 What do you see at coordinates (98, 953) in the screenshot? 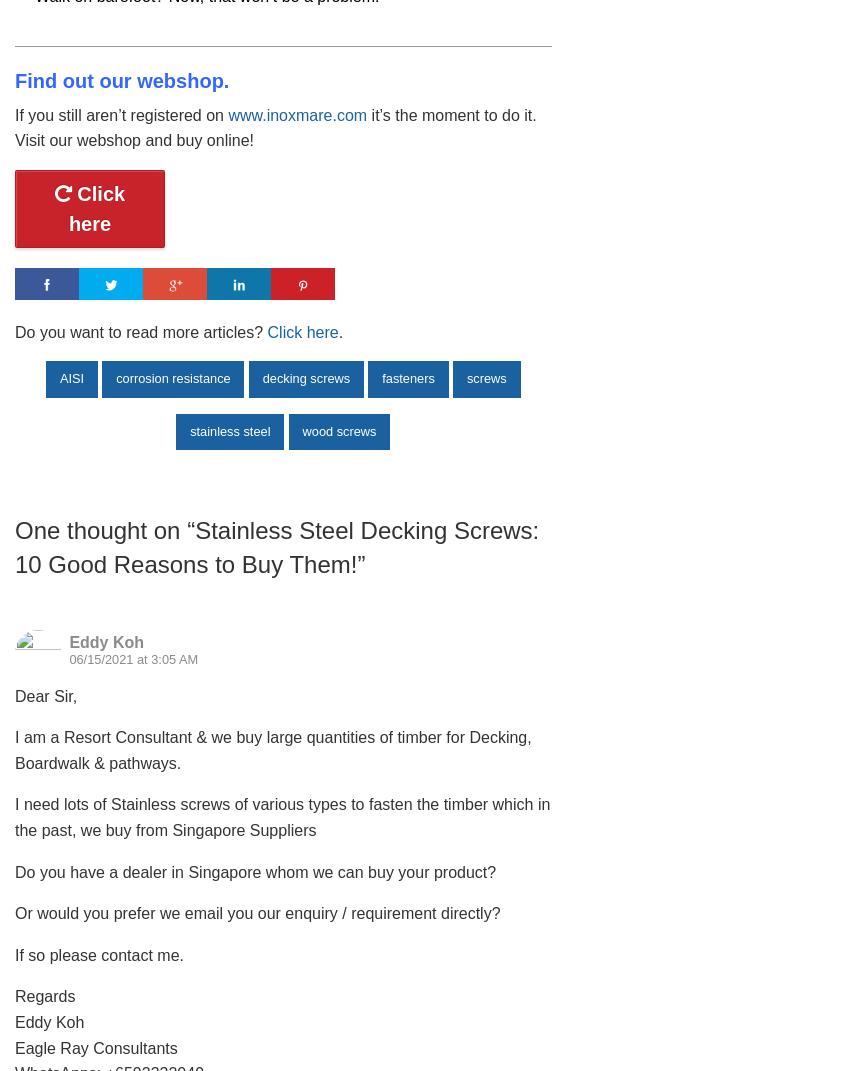
I see `'If so please contact me.'` at bounding box center [98, 953].